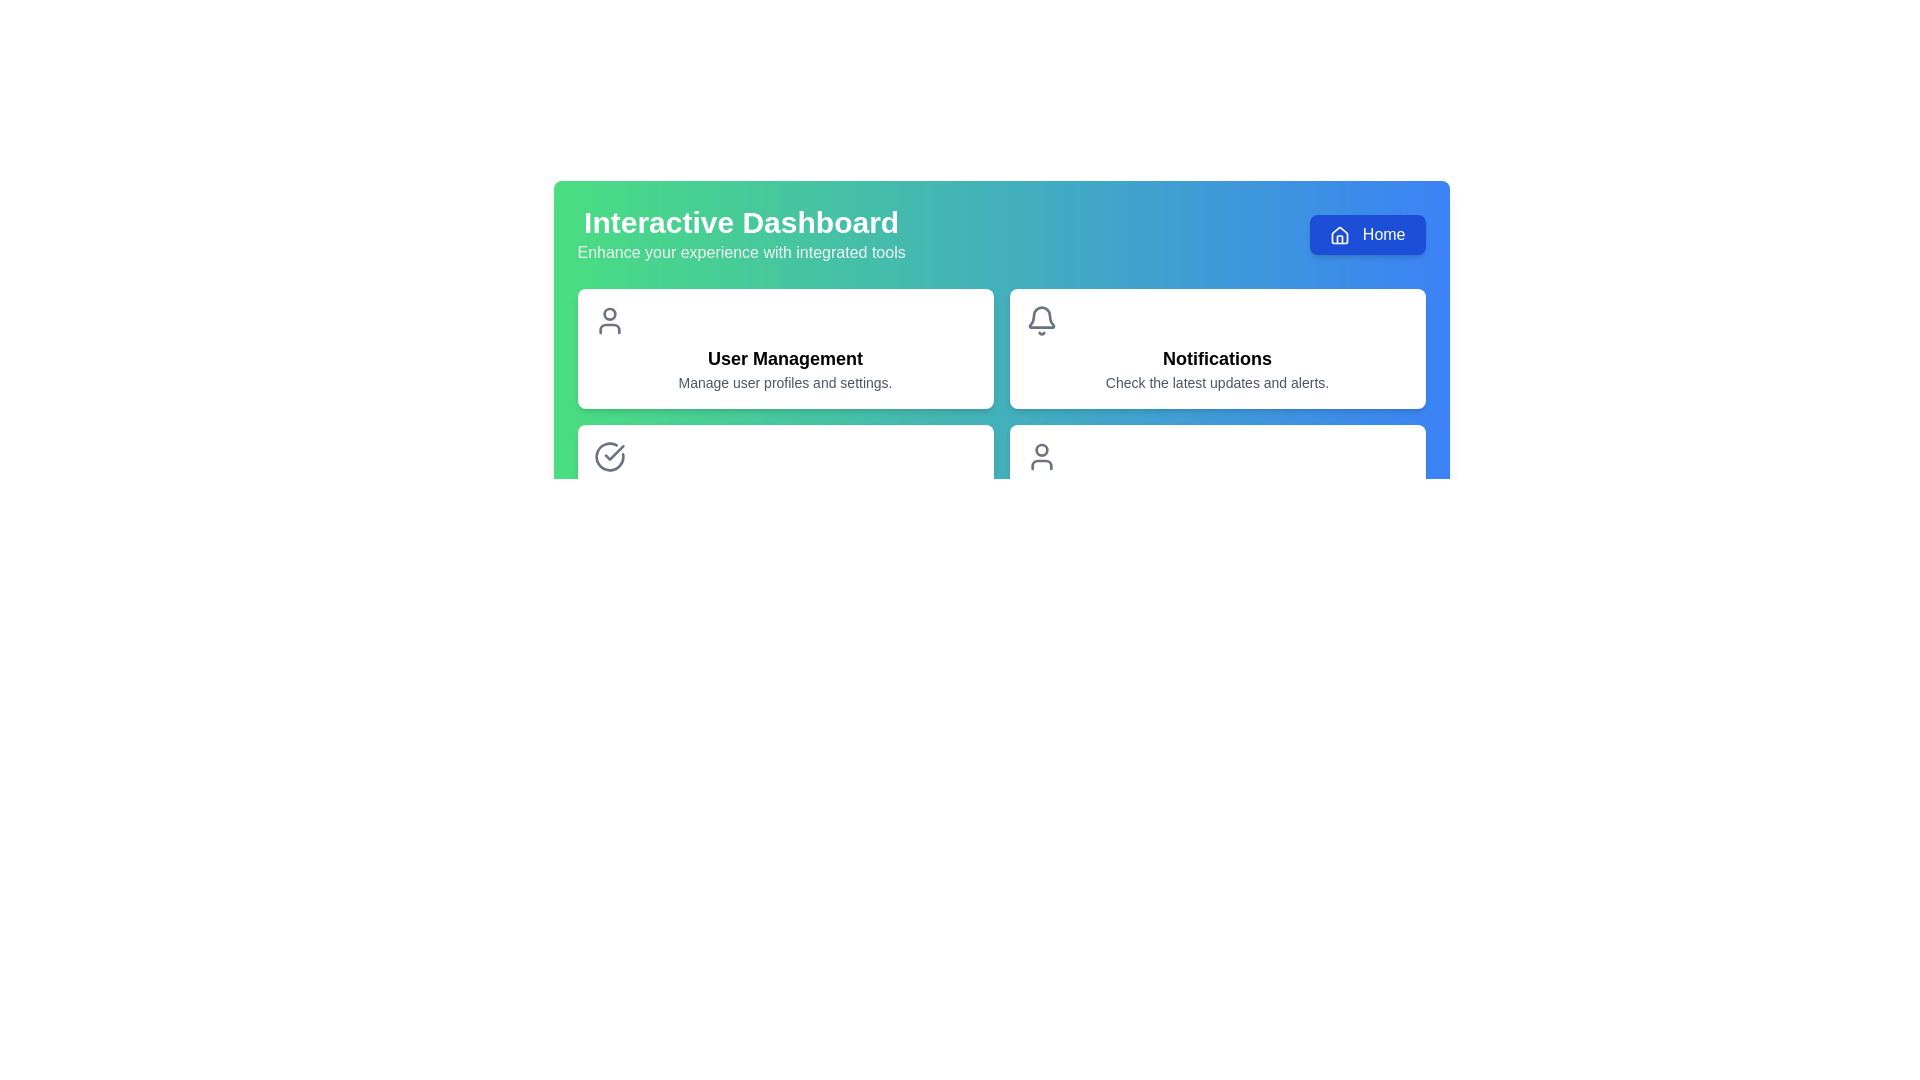 The image size is (1920, 1080). What do you see at coordinates (1216, 382) in the screenshot?
I see `the descriptive text label beneath the 'Notifications' title in the upper-right quadrant of the interface` at bounding box center [1216, 382].